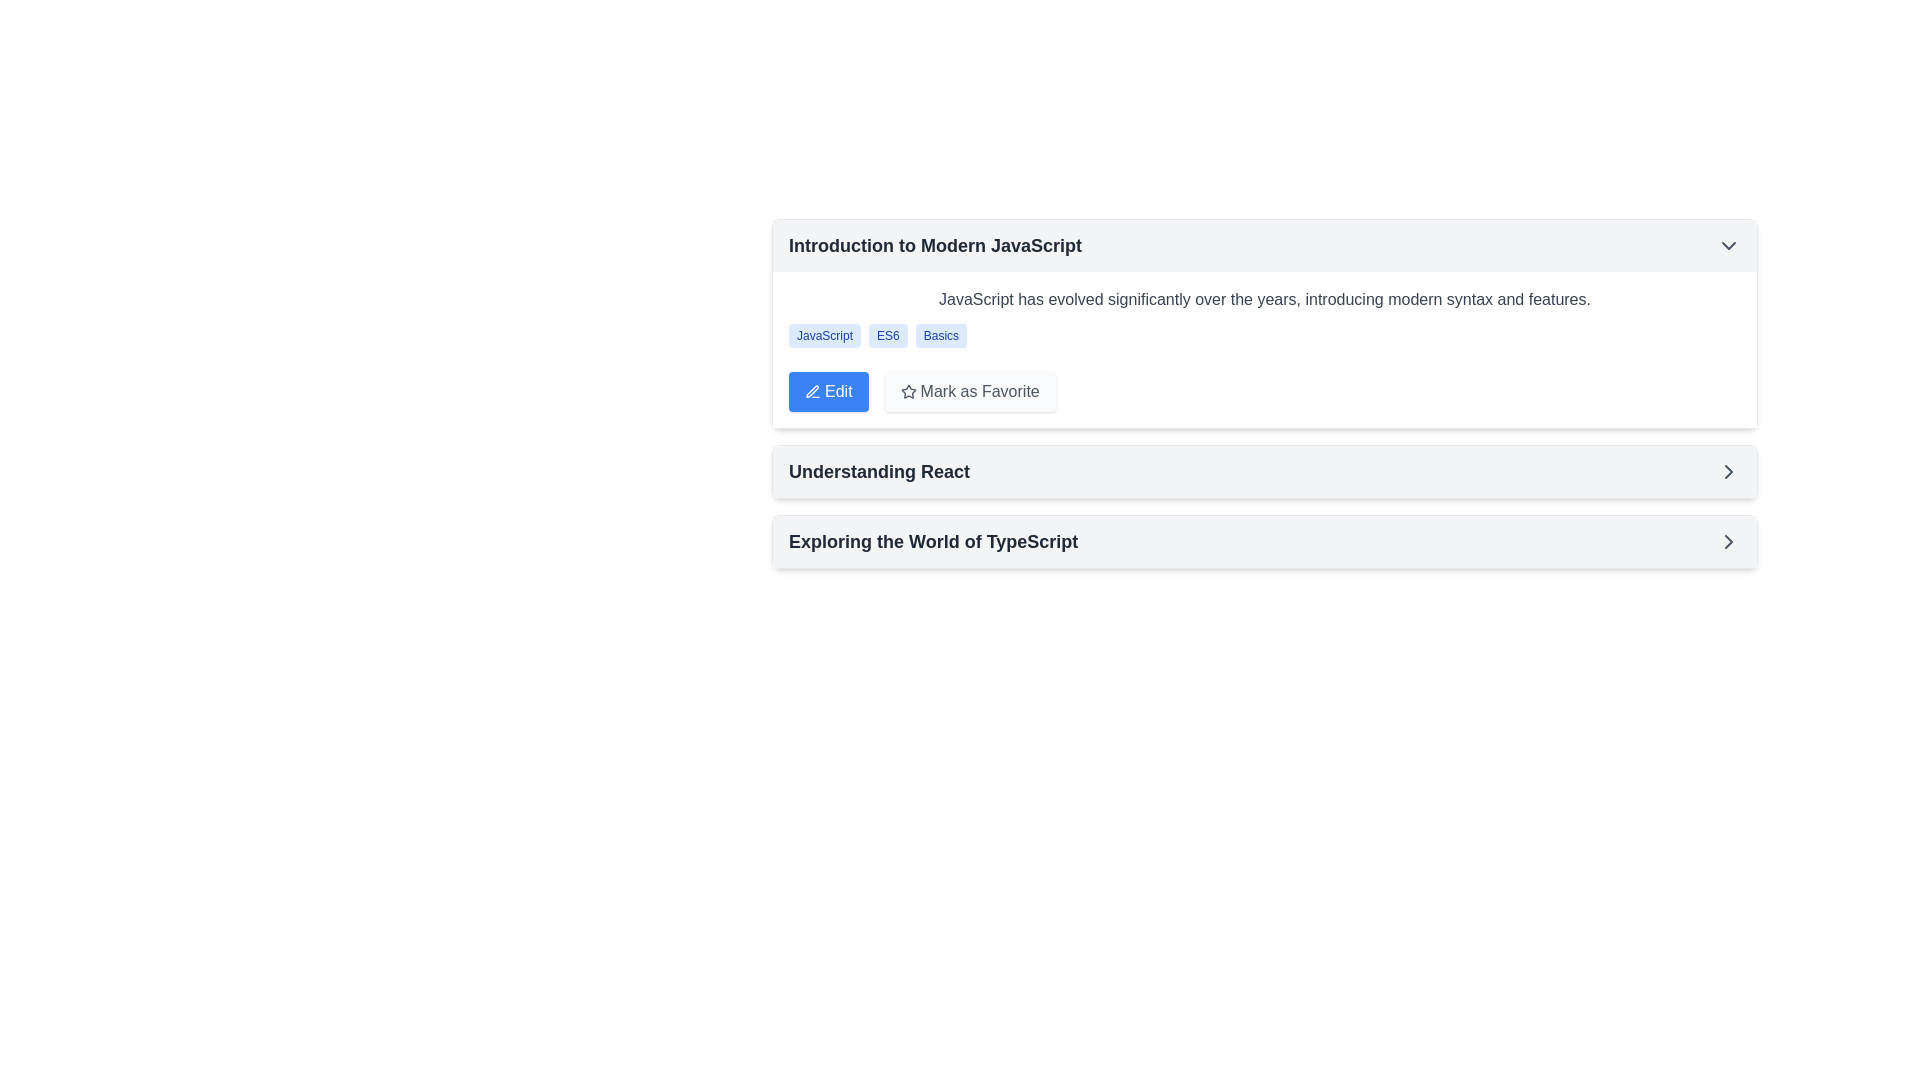  I want to click on the star-shaped icon with a hollow, outlined appearance located within the 'Mark as Favorite' button, which is positioned immediately to the right of the blue 'Edit' button, so click(906, 392).